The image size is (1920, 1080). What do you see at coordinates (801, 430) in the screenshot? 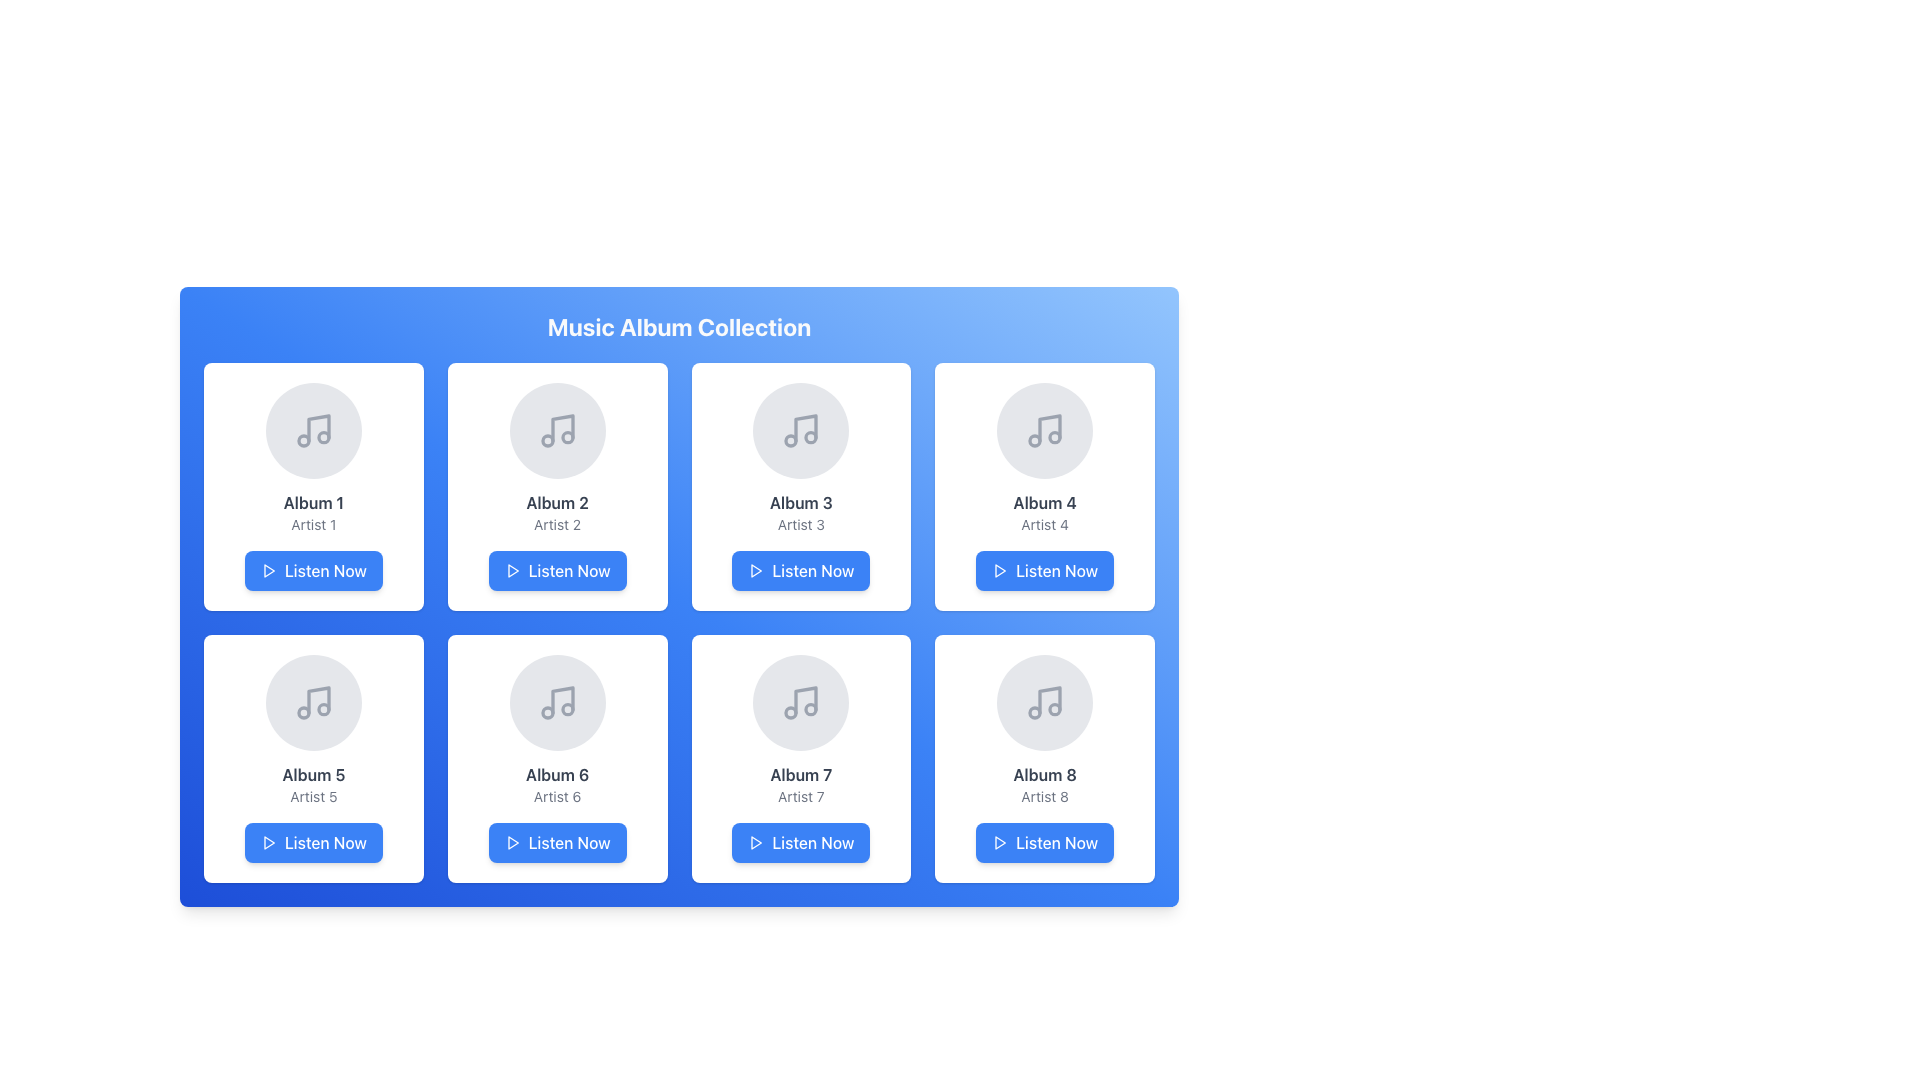
I see `the Icon representing 'Album 3' in the music album collection, which is the third icon in the row under the title 'Album 3 Artist 3'` at bounding box center [801, 430].